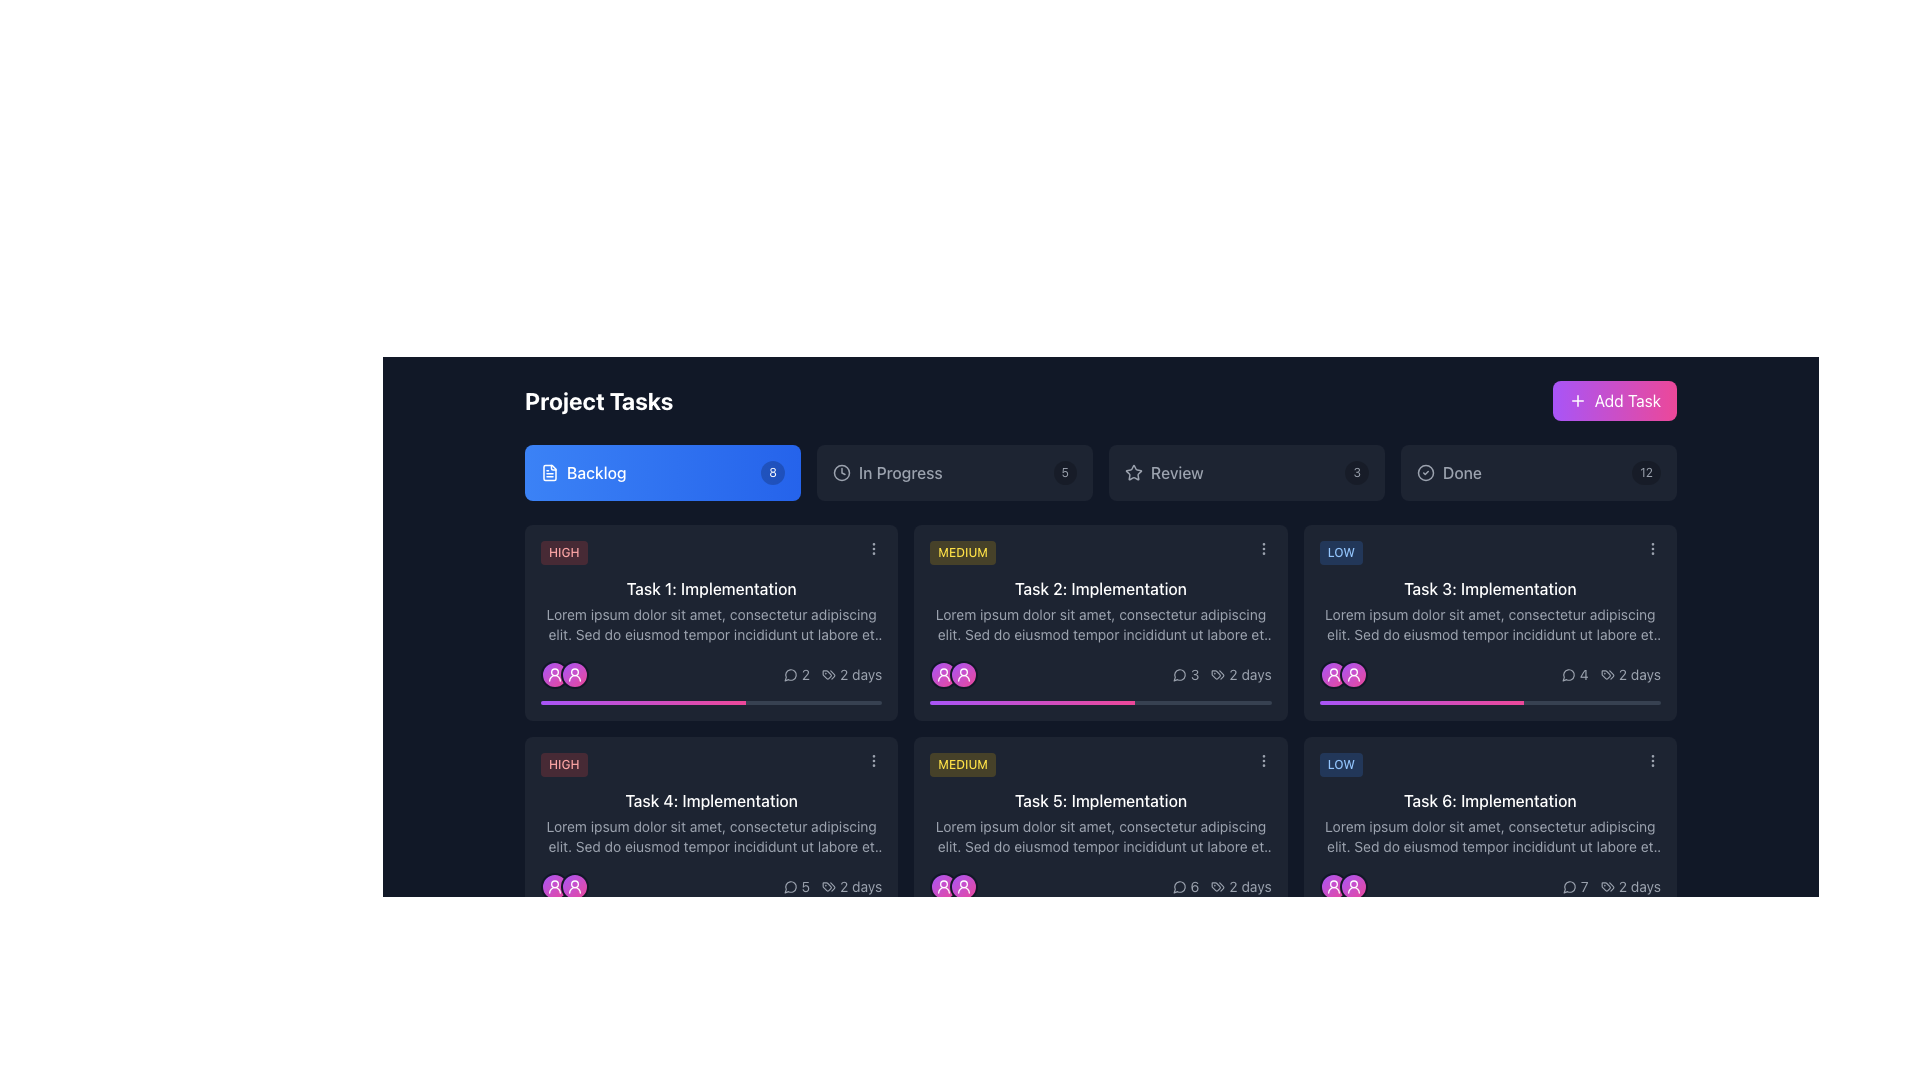 This screenshot has width=1920, height=1080. Describe the element at coordinates (943, 886) in the screenshot. I see `the first circular avatar located at the bottom-right corner of the 'Task 5: Implementation' card under 'Medium' priority` at that location.